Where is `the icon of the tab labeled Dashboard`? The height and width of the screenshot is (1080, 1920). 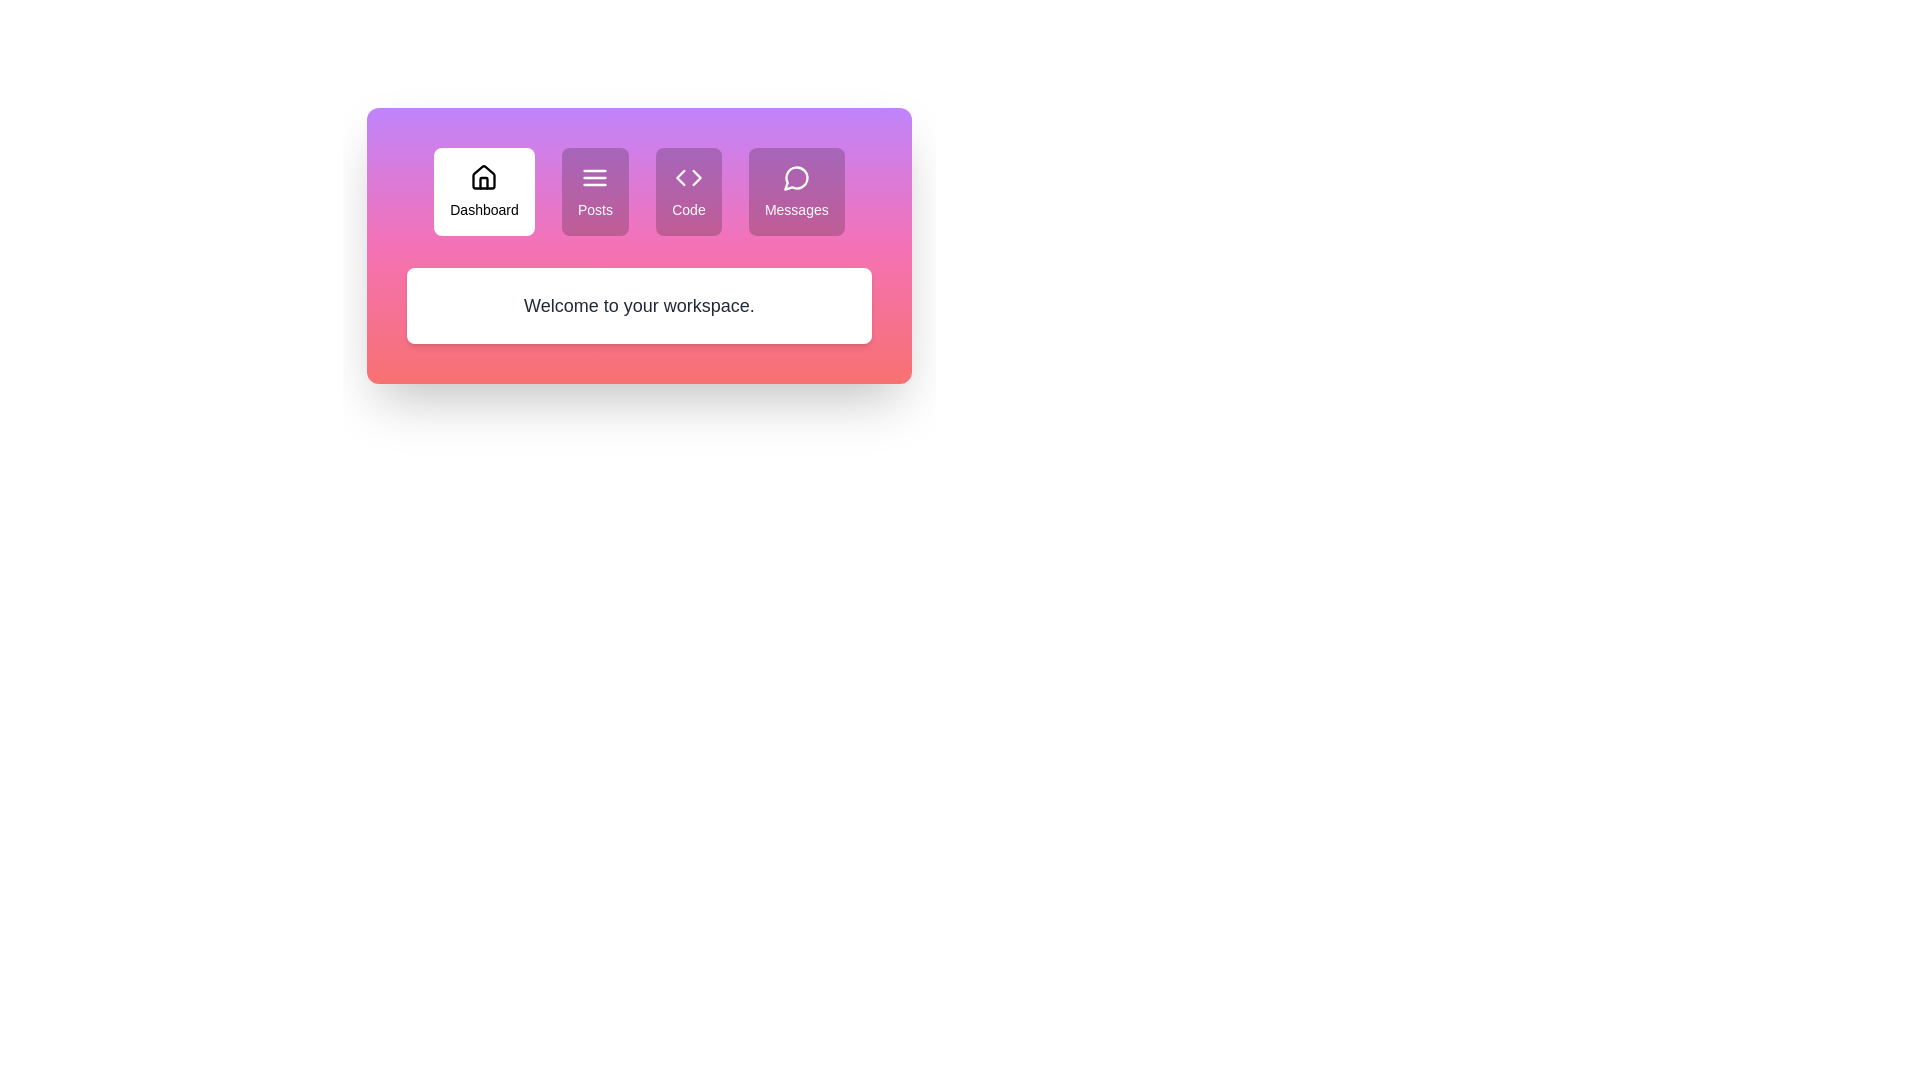 the icon of the tab labeled Dashboard is located at coordinates (484, 176).